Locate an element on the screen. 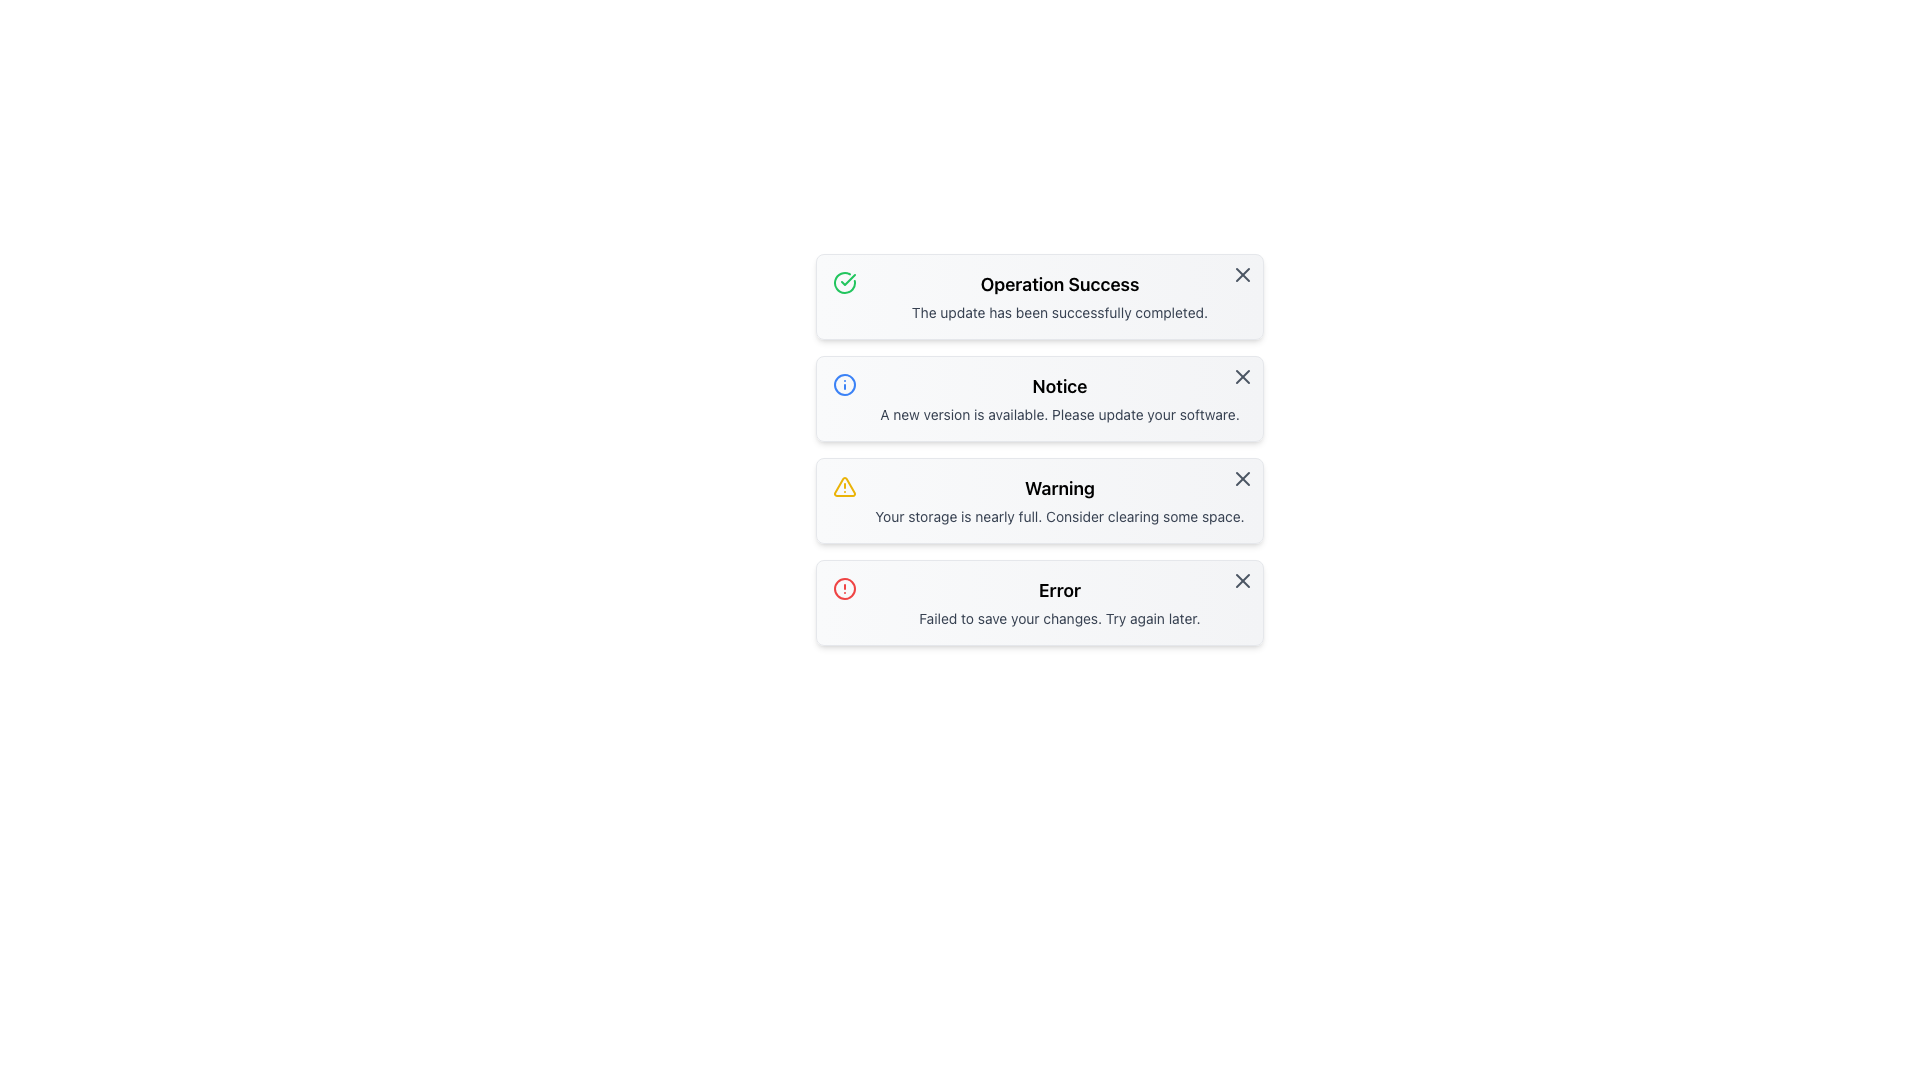  the small gray 'X' icon button located in the top-right corner of the 'Notice' card is located at coordinates (1242, 377).